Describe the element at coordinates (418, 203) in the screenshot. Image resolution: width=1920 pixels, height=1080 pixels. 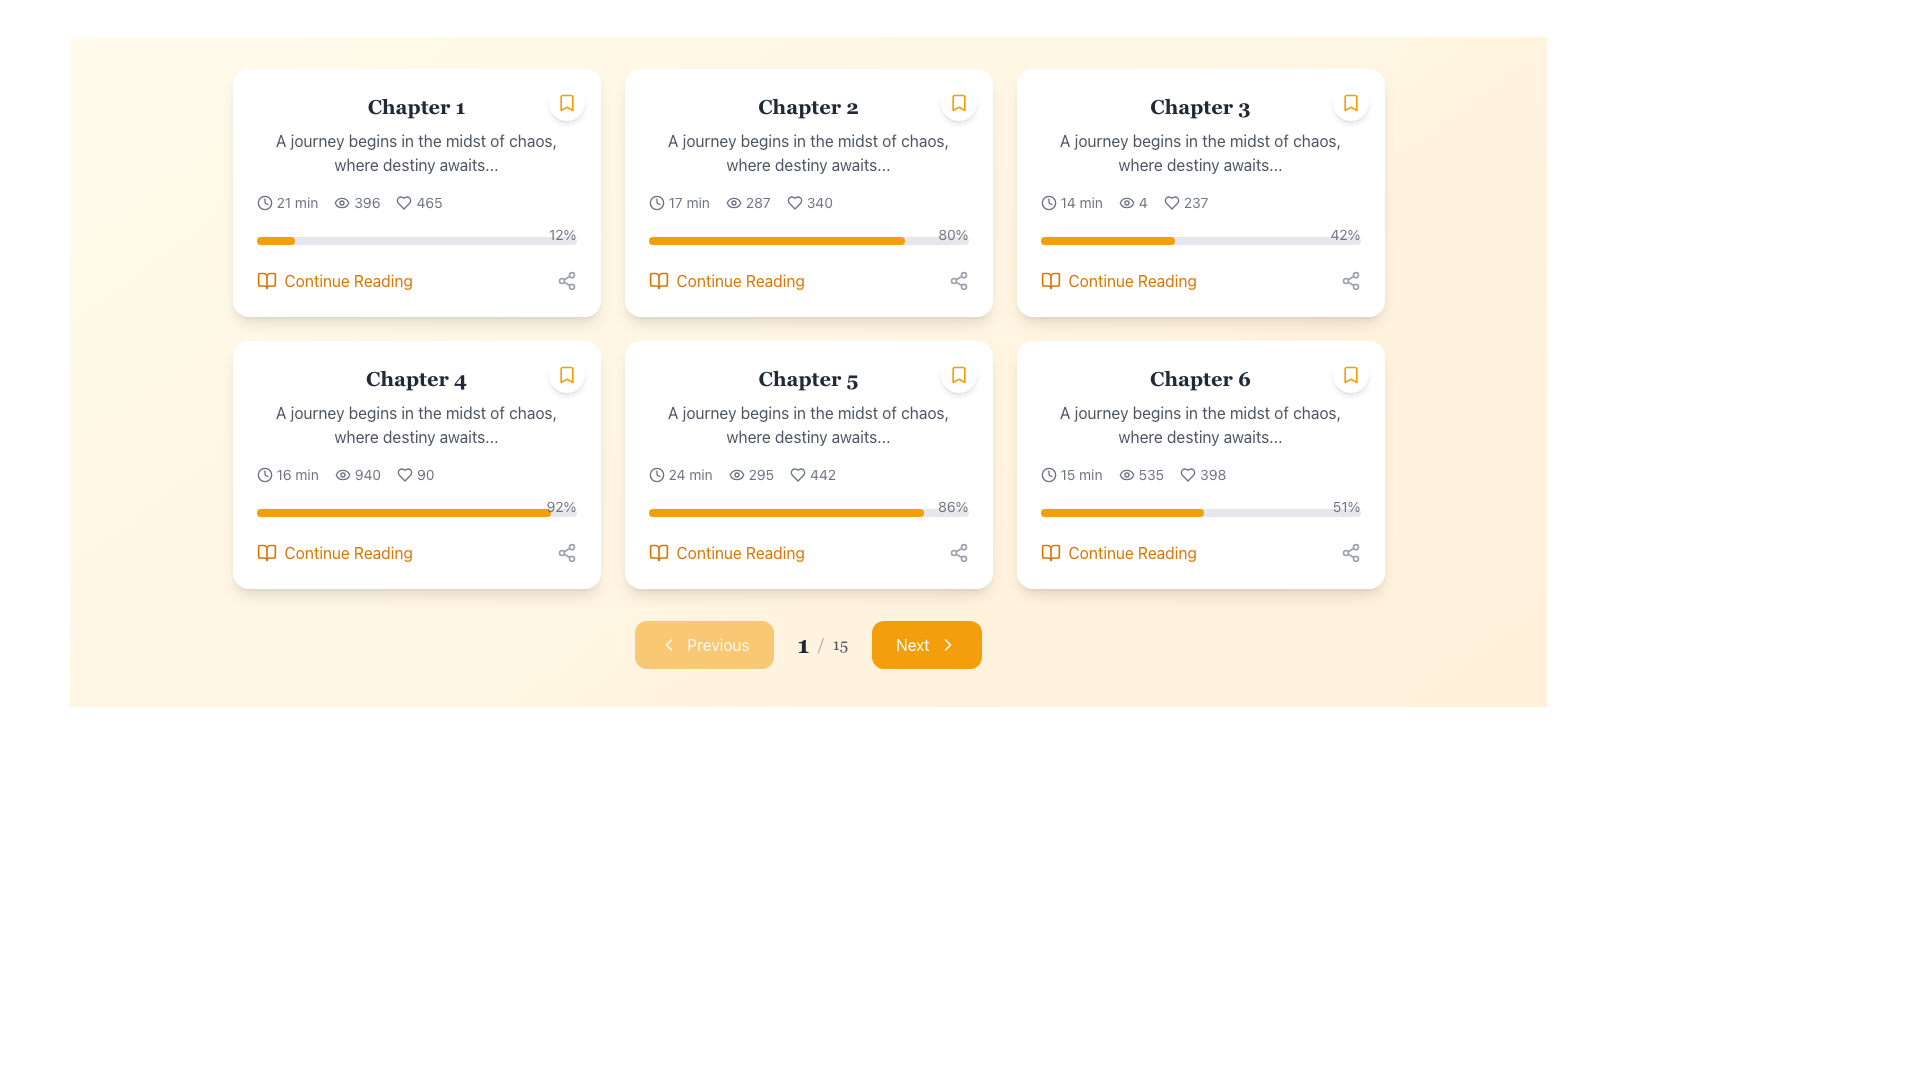
I see `the heart icon with the text '465' located within the 'Chapter 1' card, adjacent to the views number '396' and above the progress bar` at that location.